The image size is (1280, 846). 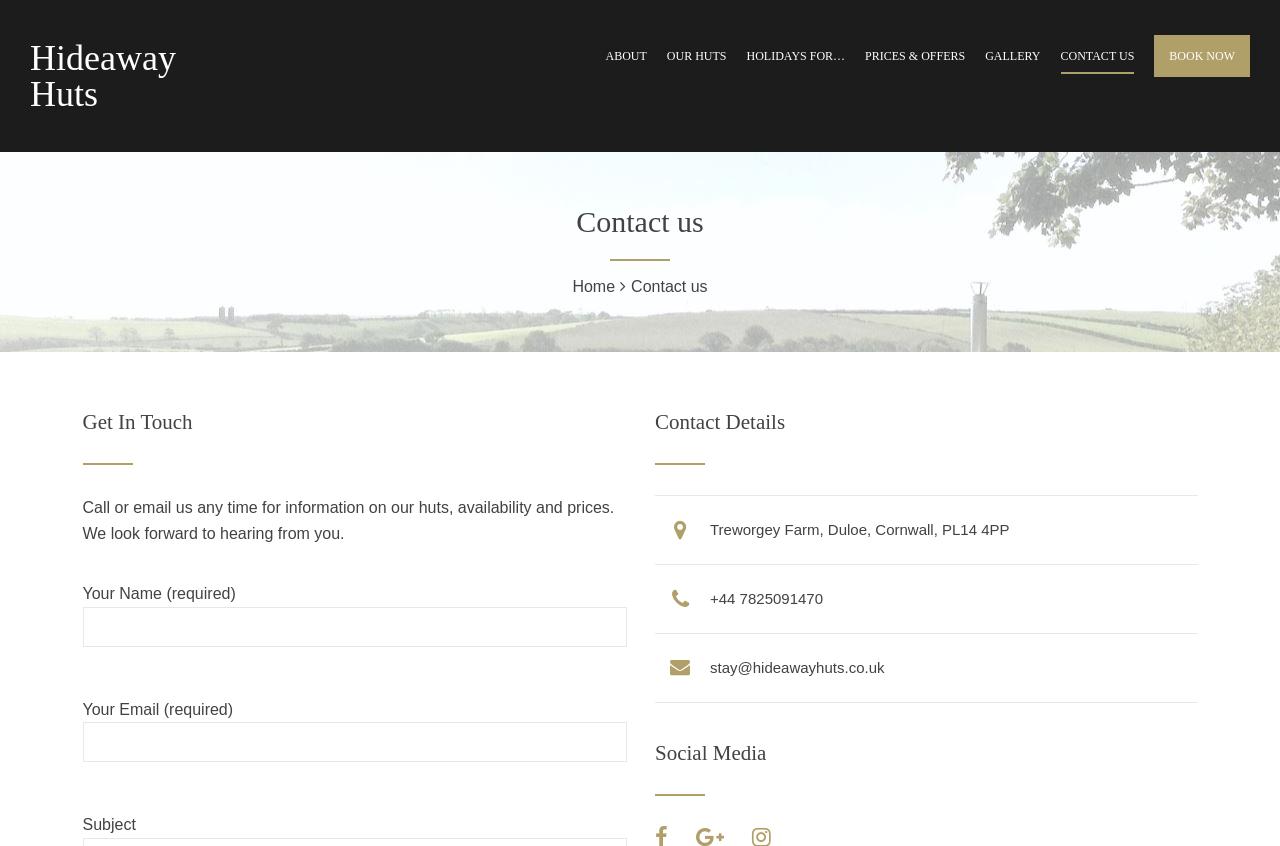 What do you see at coordinates (744, 55) in the screenshot?
I see `'Holidays for…'` at bounding box center [744, 55].